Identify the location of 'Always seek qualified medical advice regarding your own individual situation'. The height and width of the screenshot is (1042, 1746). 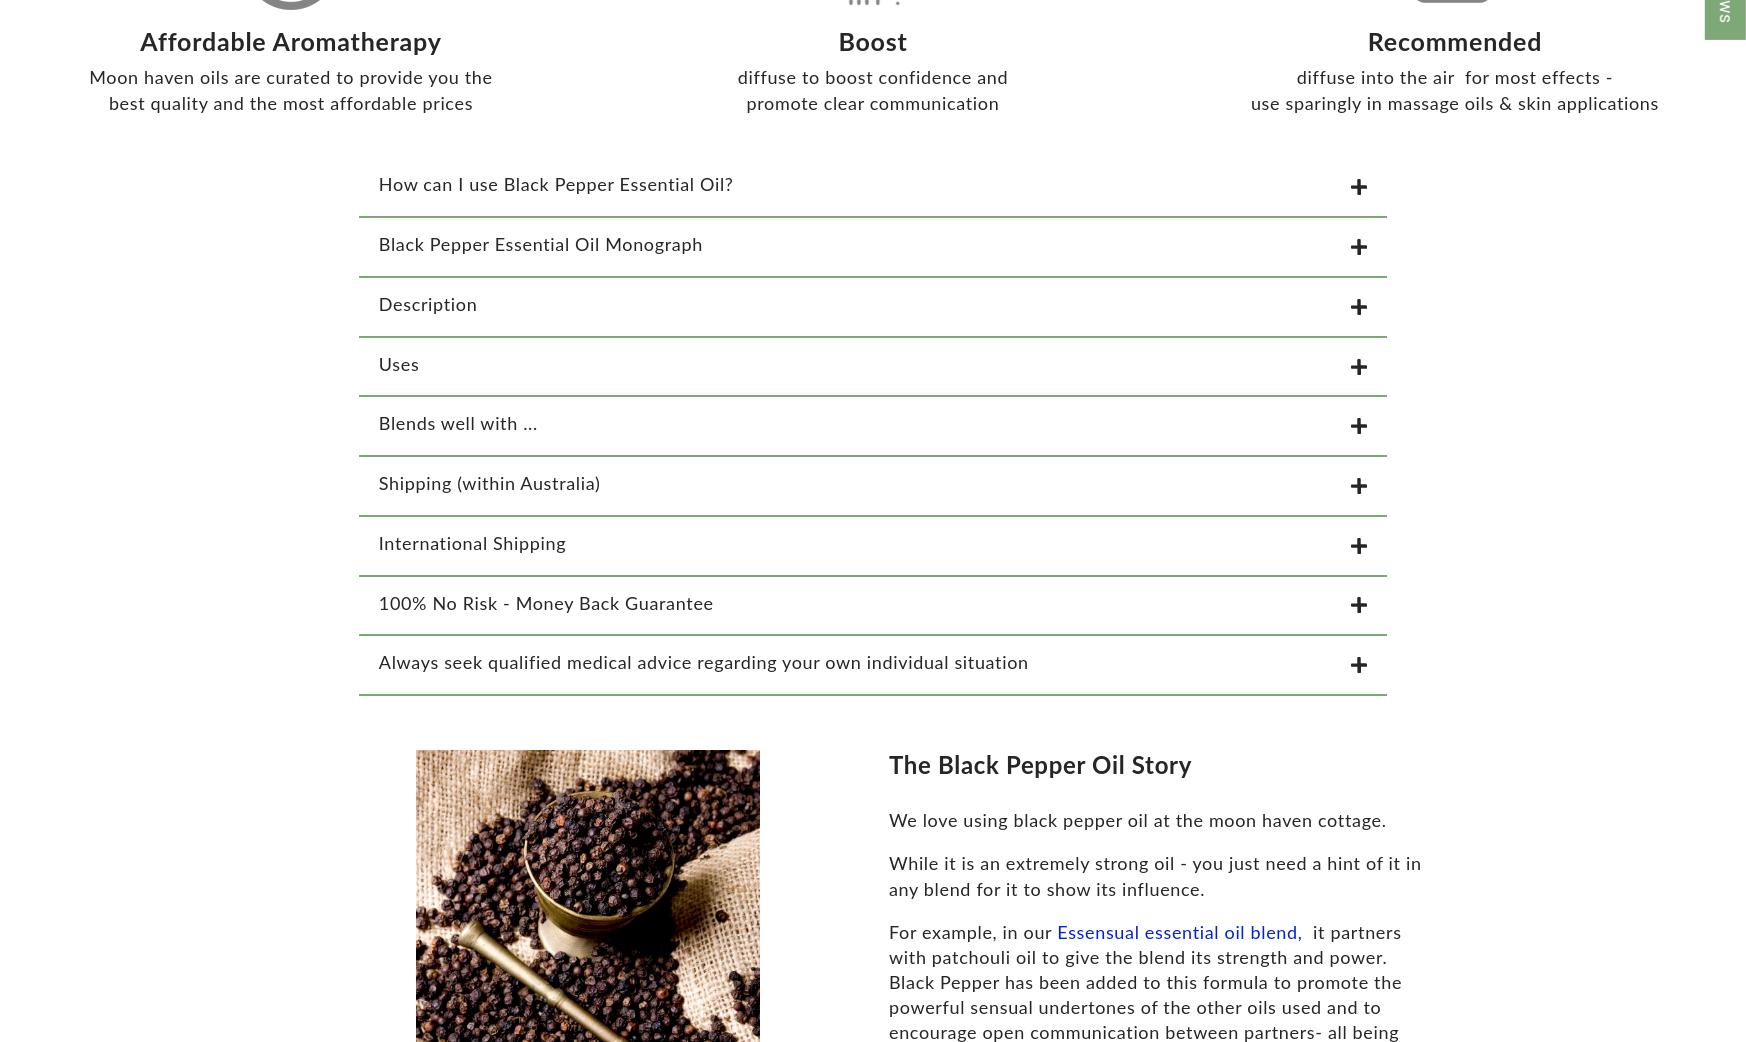
(701, 675).